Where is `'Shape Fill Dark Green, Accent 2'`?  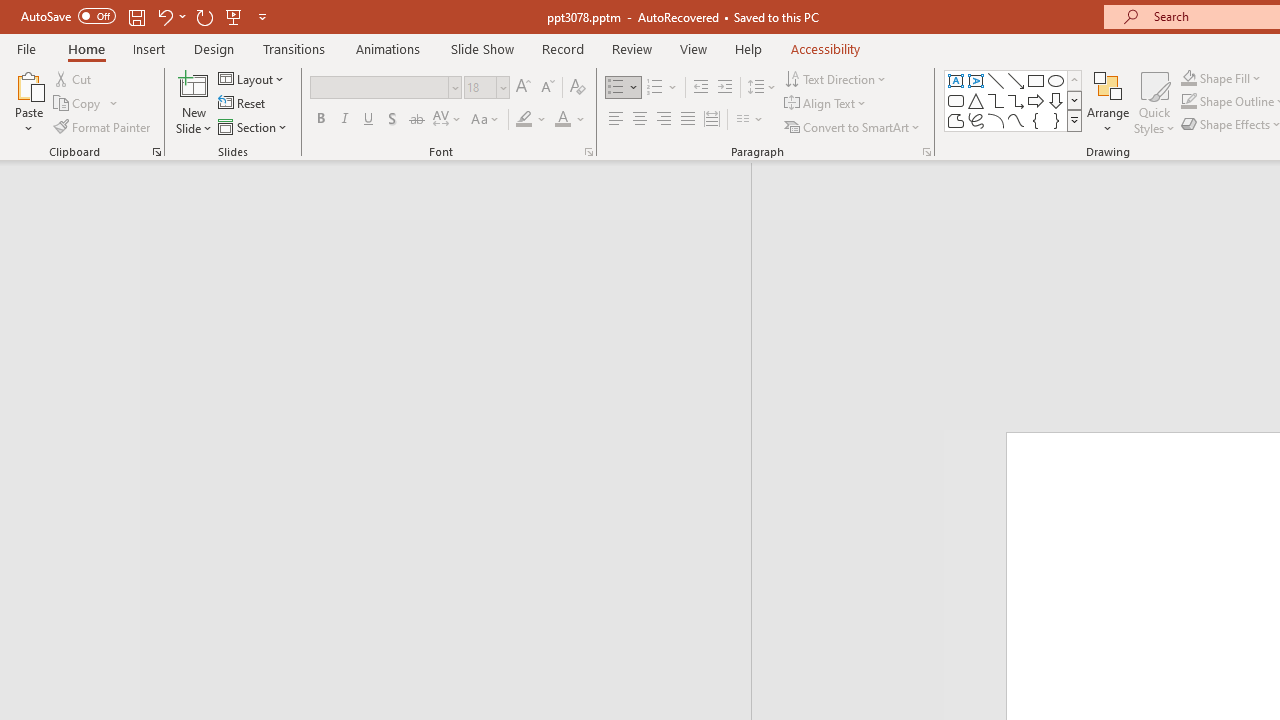 'Shape Fill Dark Green, Accent 2' is located at coordinates (1189, 77).